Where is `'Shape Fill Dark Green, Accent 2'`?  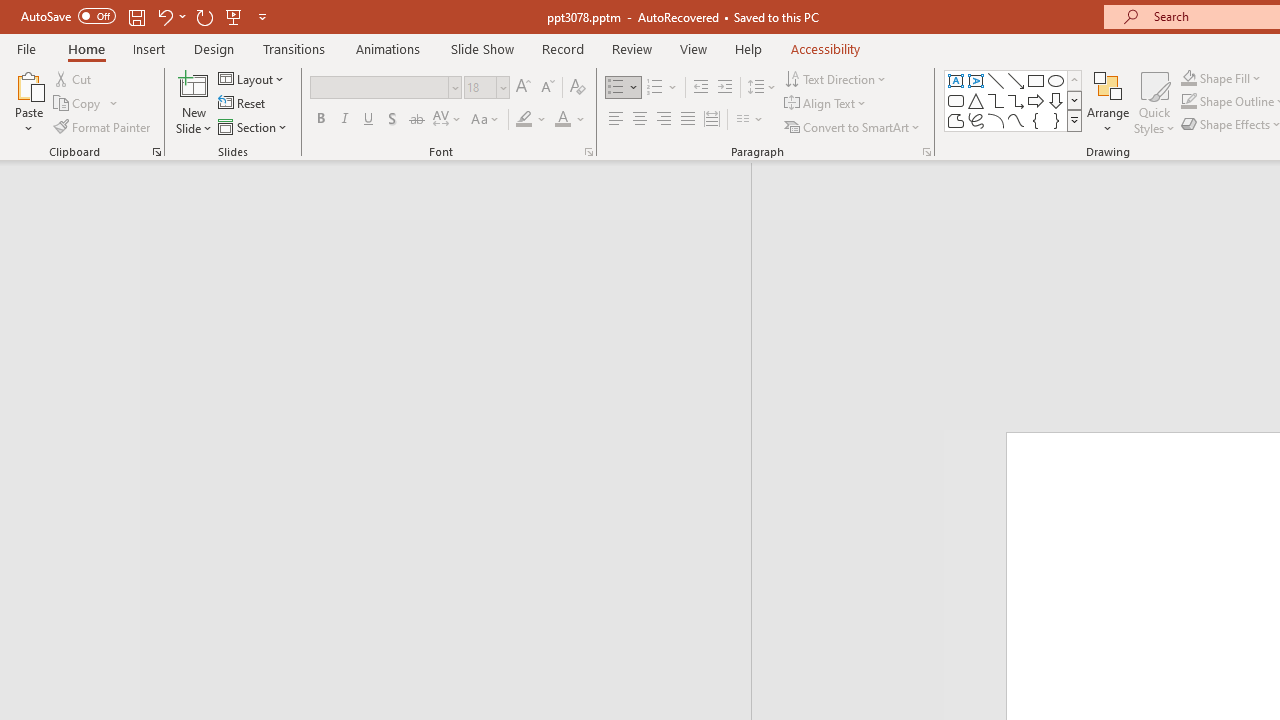 'Shape Fill Dark Green, Accent 2' is located at coordinates (1189, 77).